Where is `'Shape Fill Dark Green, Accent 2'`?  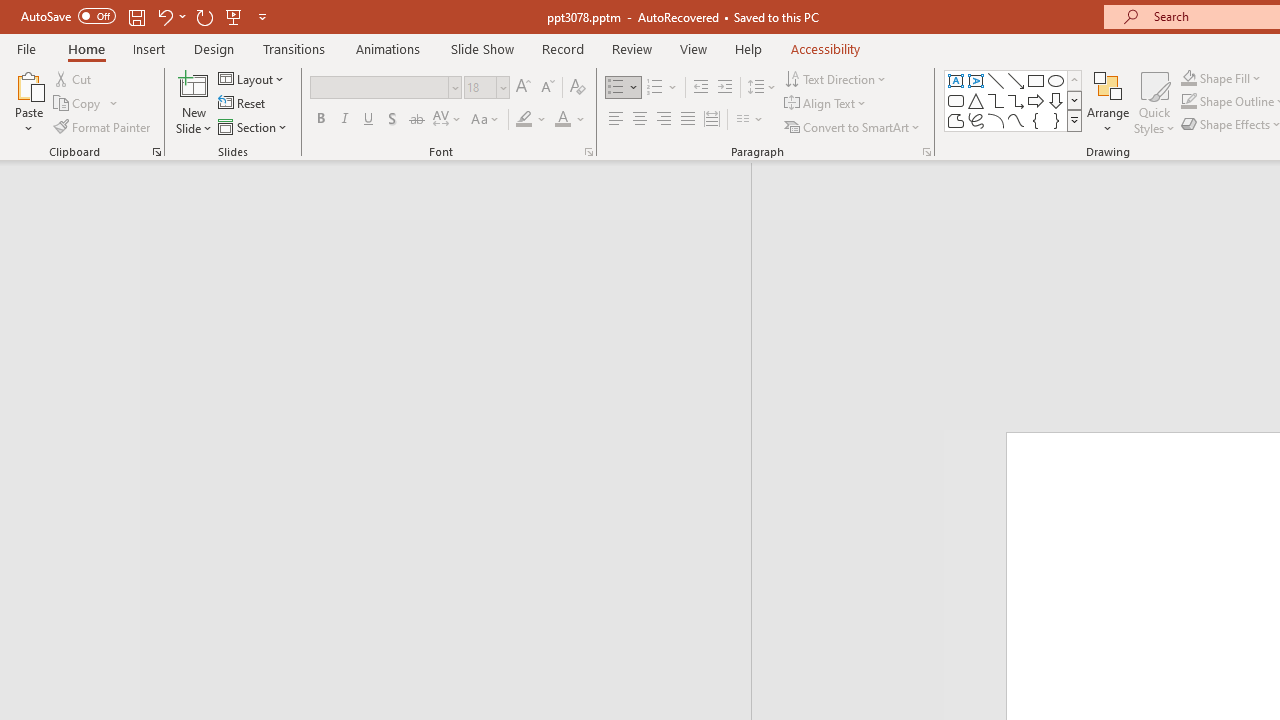 'Shape Fill Dark Green, Accent 2' is located at coordinates (1189, 77).